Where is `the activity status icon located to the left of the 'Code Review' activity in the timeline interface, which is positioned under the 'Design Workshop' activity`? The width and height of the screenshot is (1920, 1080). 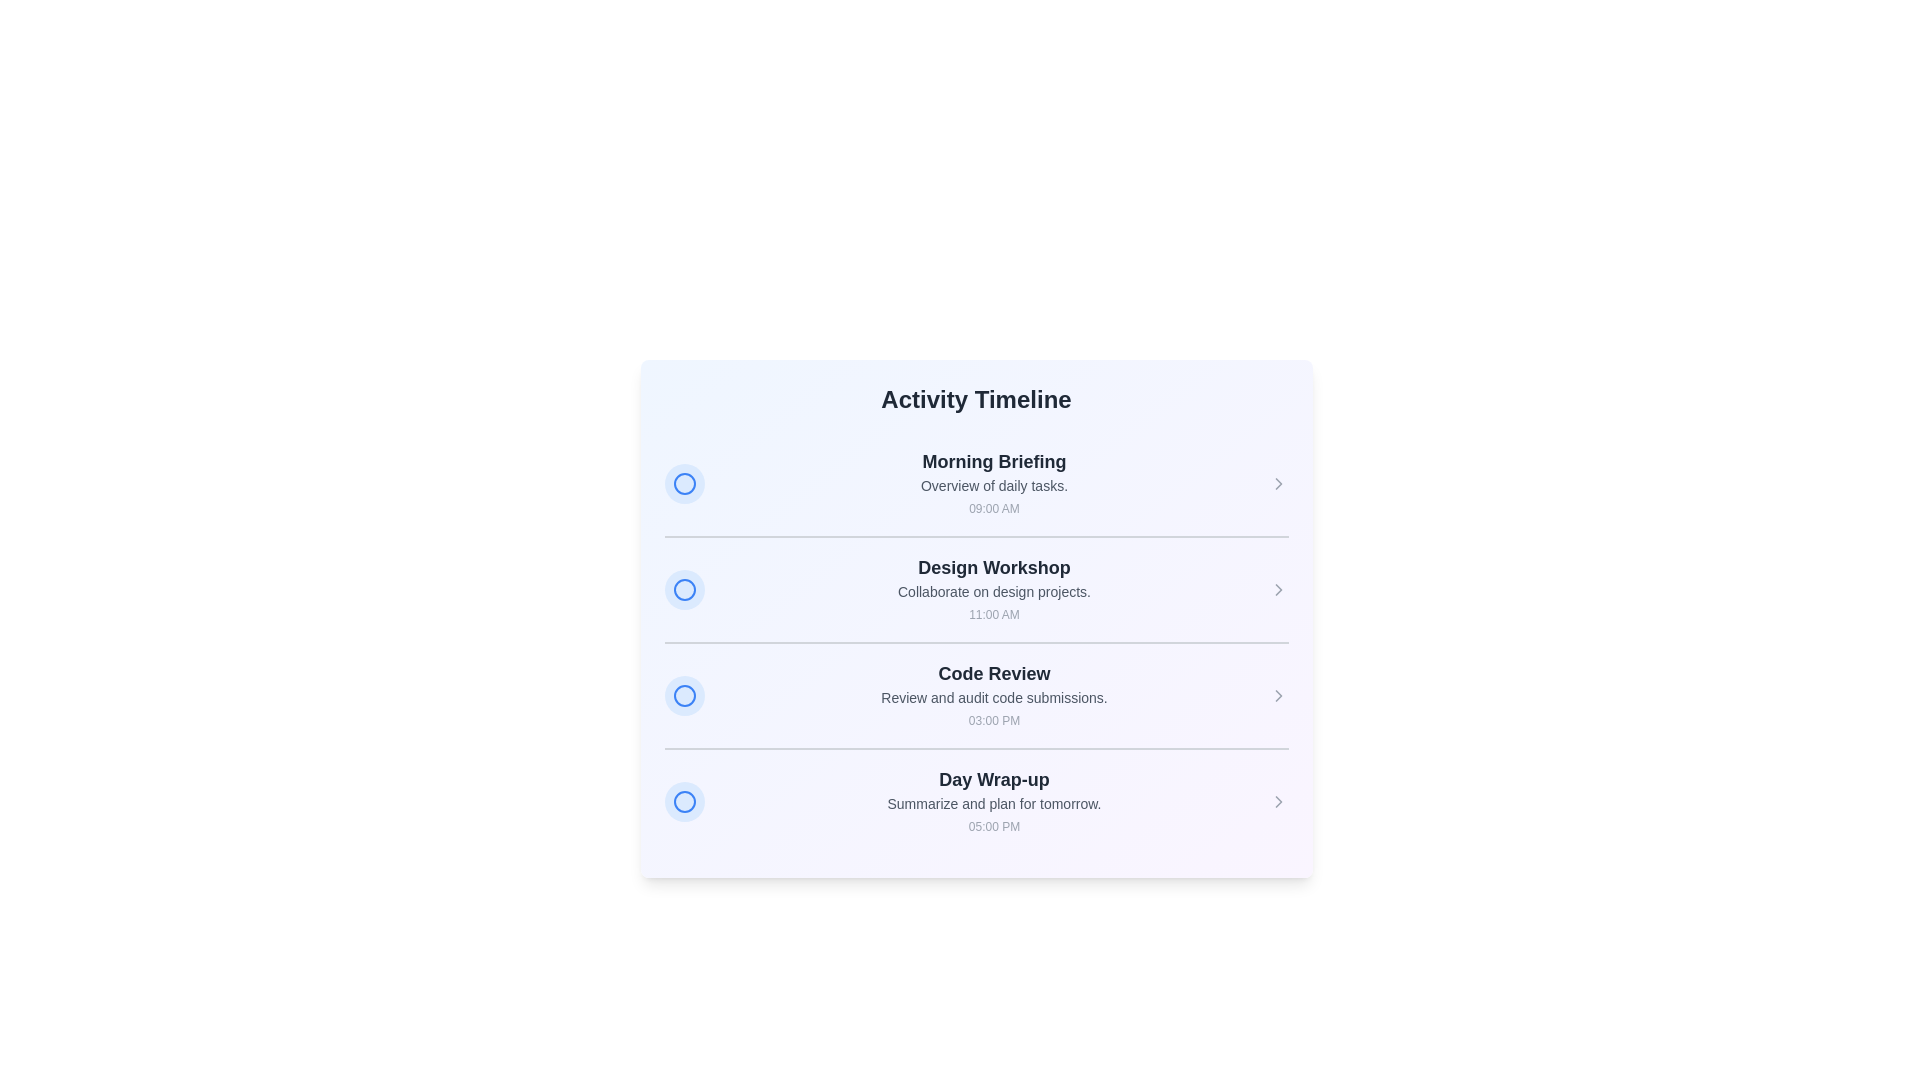
the activity status icon located to the left of the 'Code Review' activity in the timeline interface, which is positioned under the 'Design Workshop' activity is located at coordinates (684, 694).